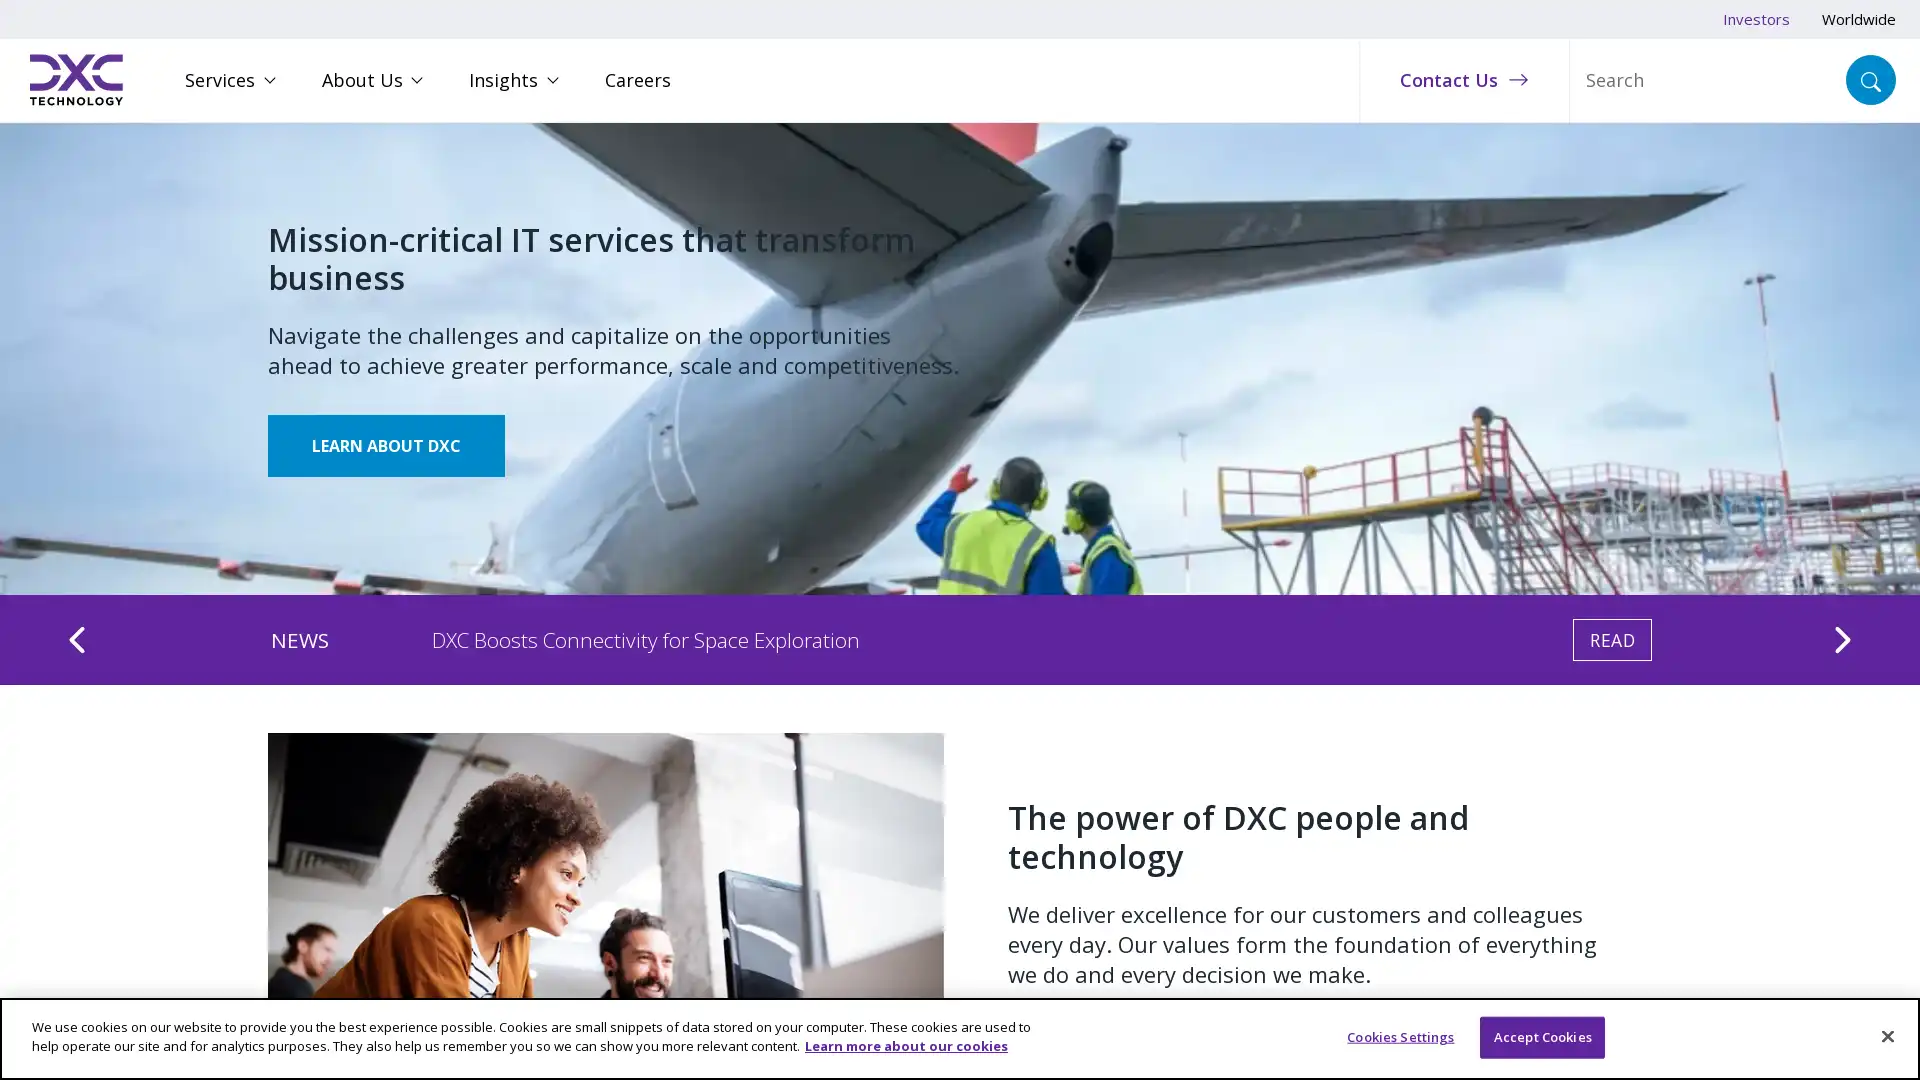 The image size is (1920, 1080). What do you see at coordinates (1870, 79) in the screenshot?
I see `Search Submit` at bounding box center [1870, 79].